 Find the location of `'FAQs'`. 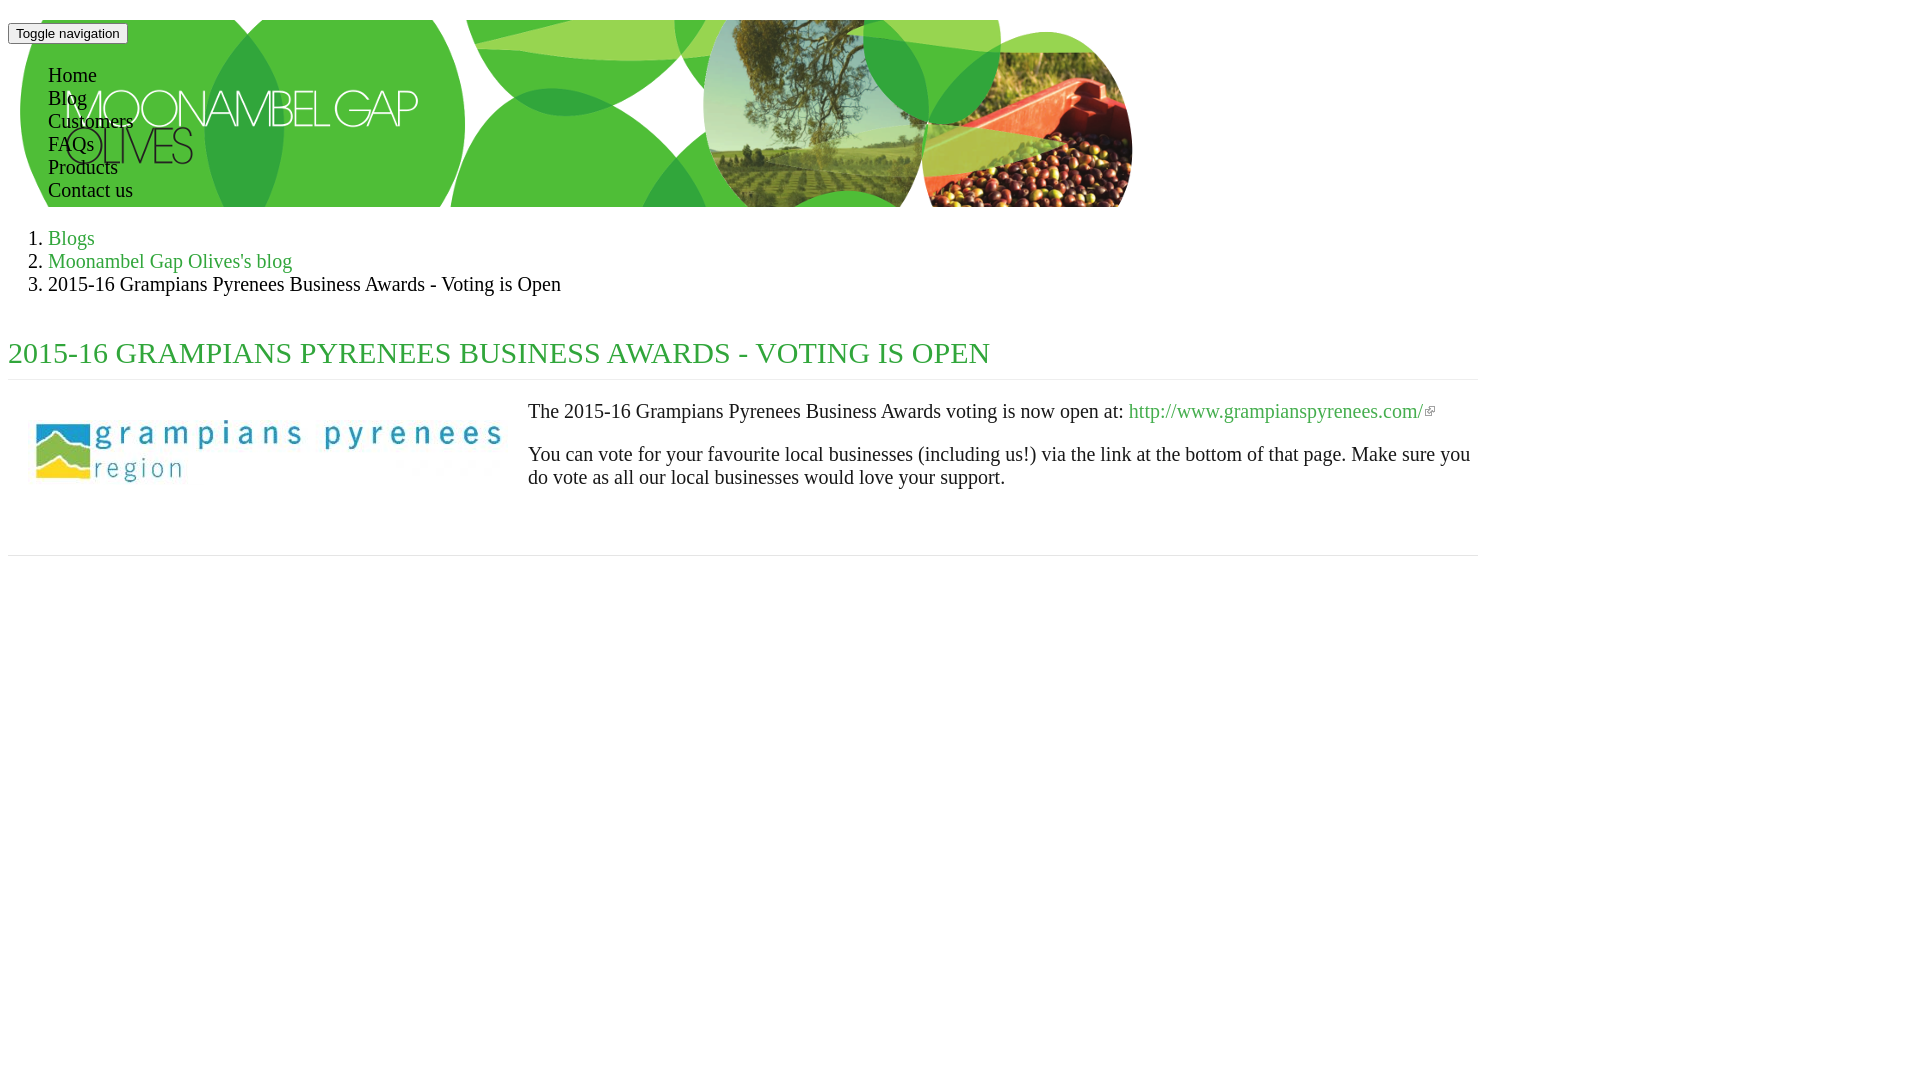

'FAQs' is located at coordinates (71, 142).